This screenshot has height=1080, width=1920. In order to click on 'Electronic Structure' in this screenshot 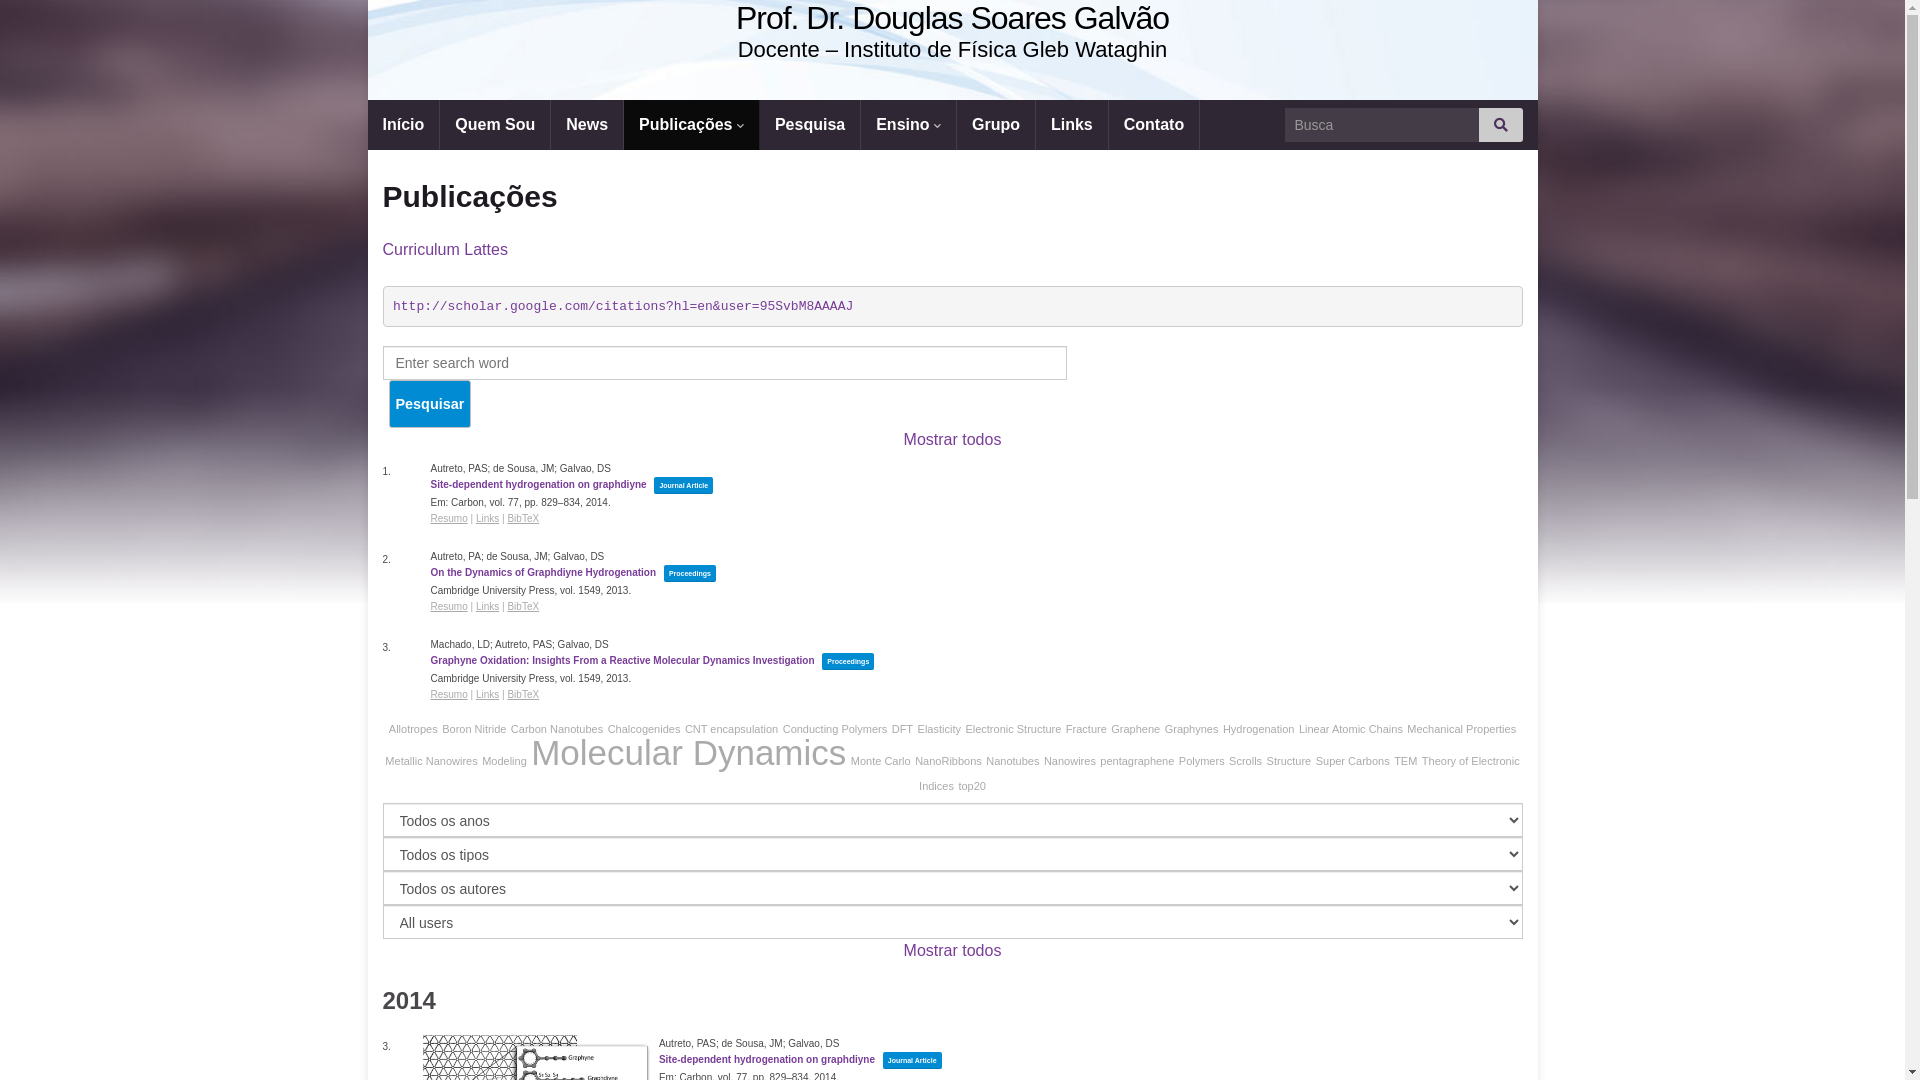, I will do `click(1012, 729)`.